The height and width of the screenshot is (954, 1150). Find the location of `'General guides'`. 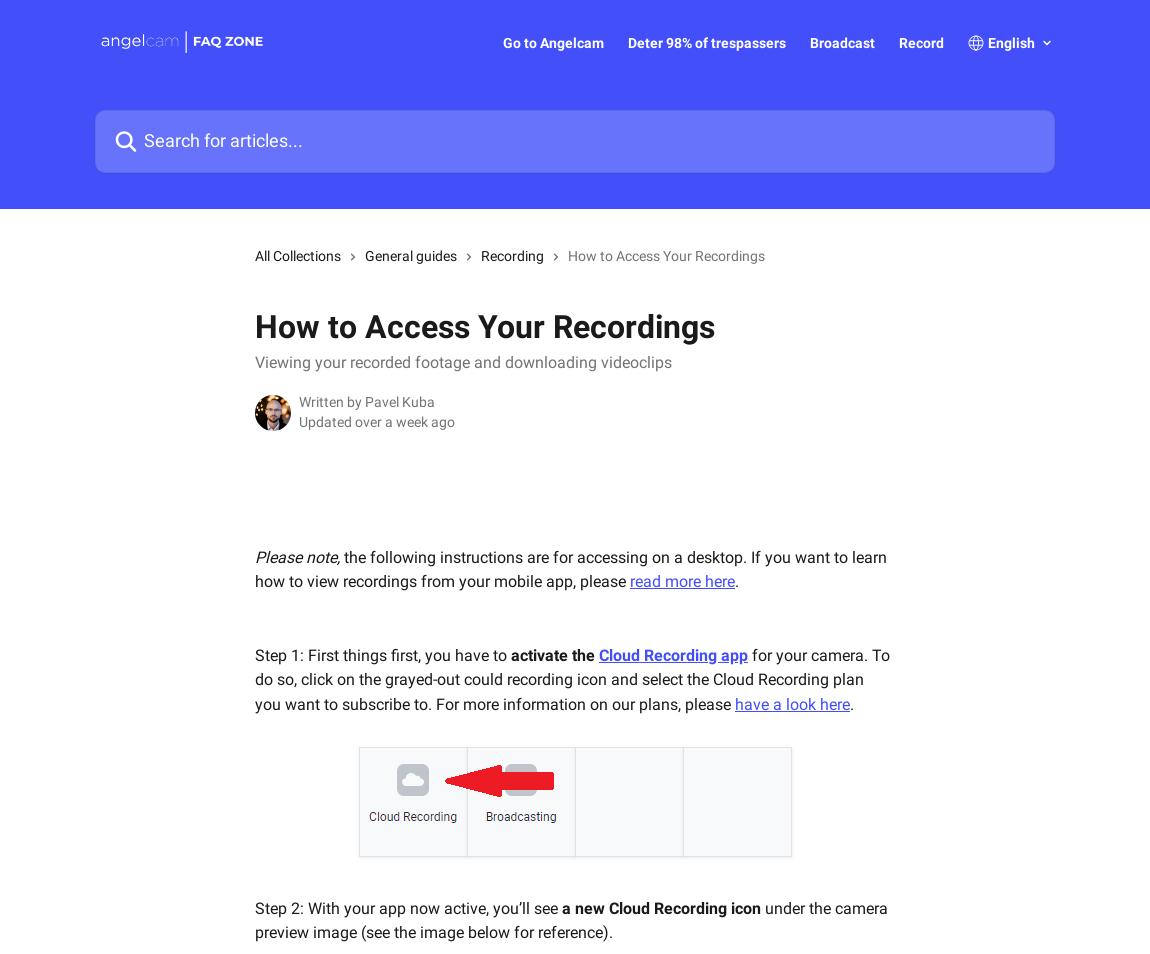

'General guides' is located at coordinates (365, 255).